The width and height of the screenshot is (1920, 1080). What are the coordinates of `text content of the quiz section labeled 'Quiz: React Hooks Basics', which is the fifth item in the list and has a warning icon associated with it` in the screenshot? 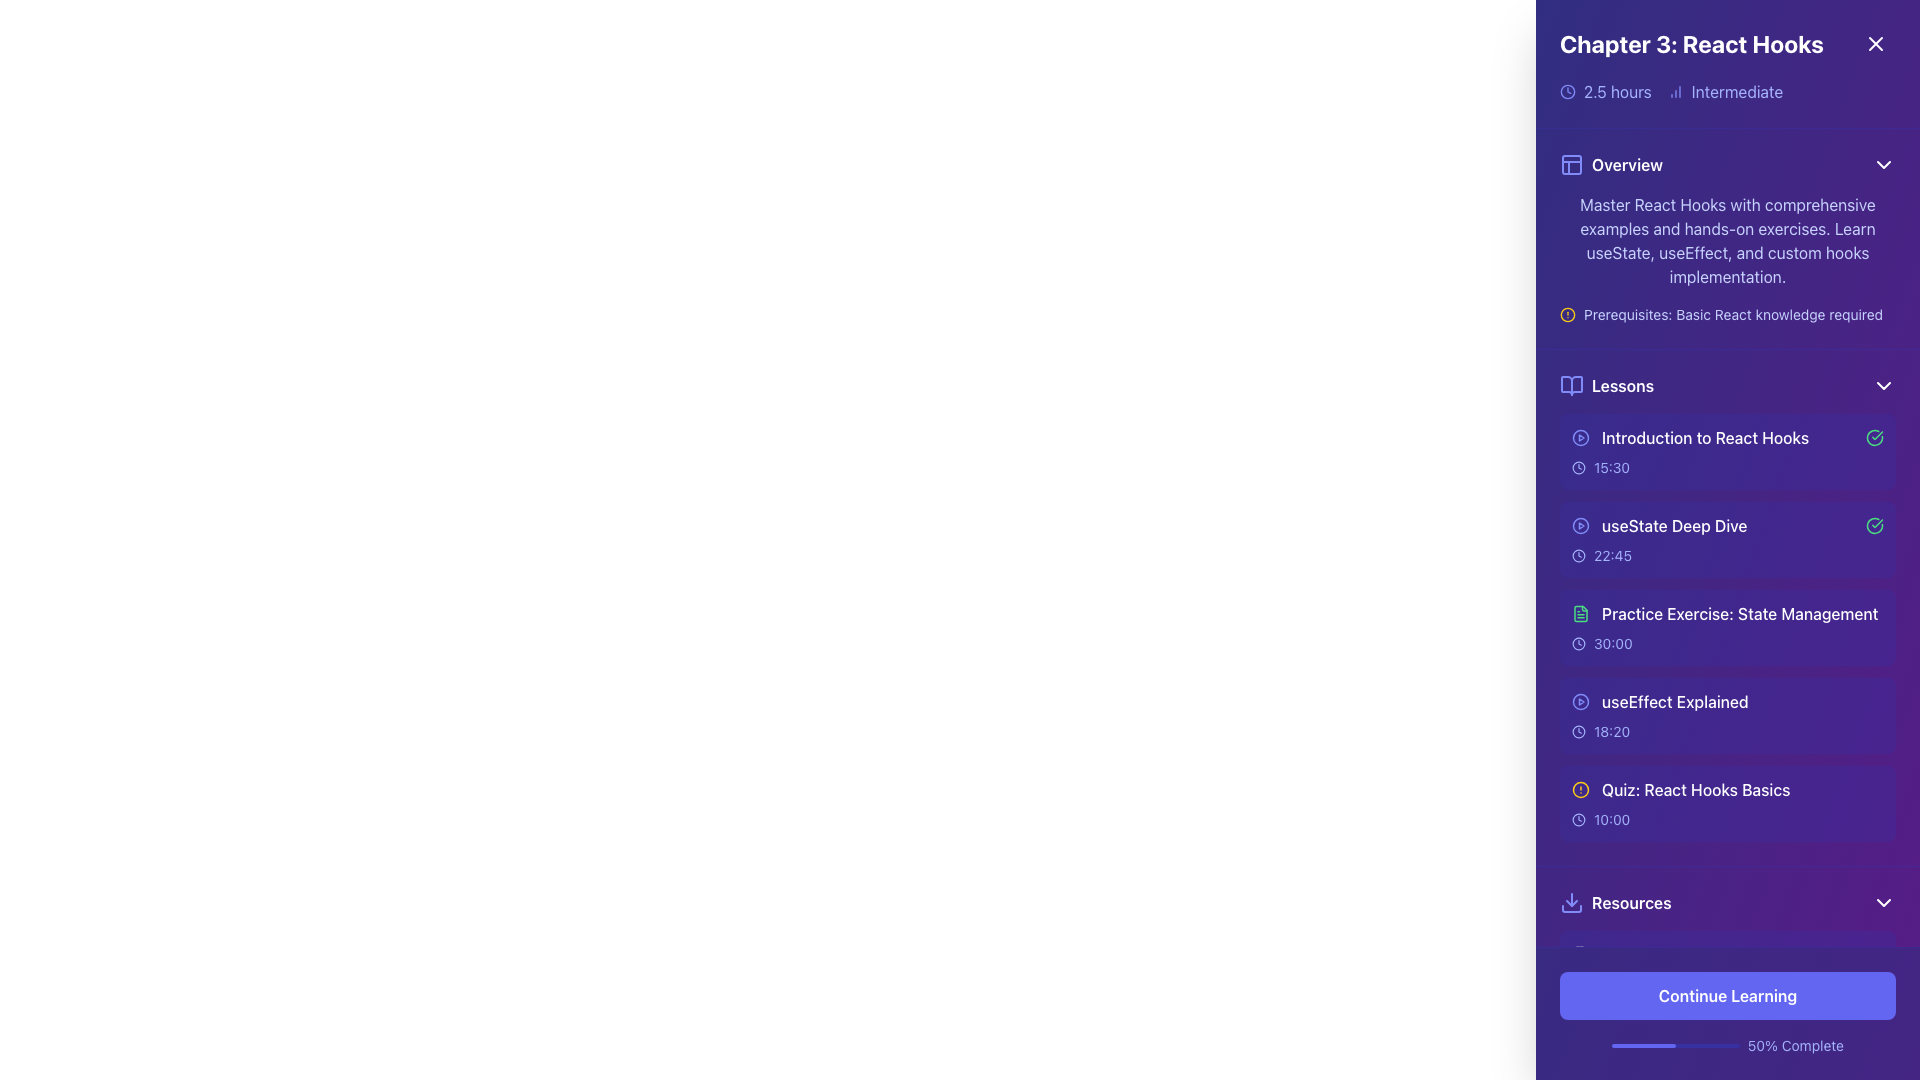 It's located at (1727, 789).